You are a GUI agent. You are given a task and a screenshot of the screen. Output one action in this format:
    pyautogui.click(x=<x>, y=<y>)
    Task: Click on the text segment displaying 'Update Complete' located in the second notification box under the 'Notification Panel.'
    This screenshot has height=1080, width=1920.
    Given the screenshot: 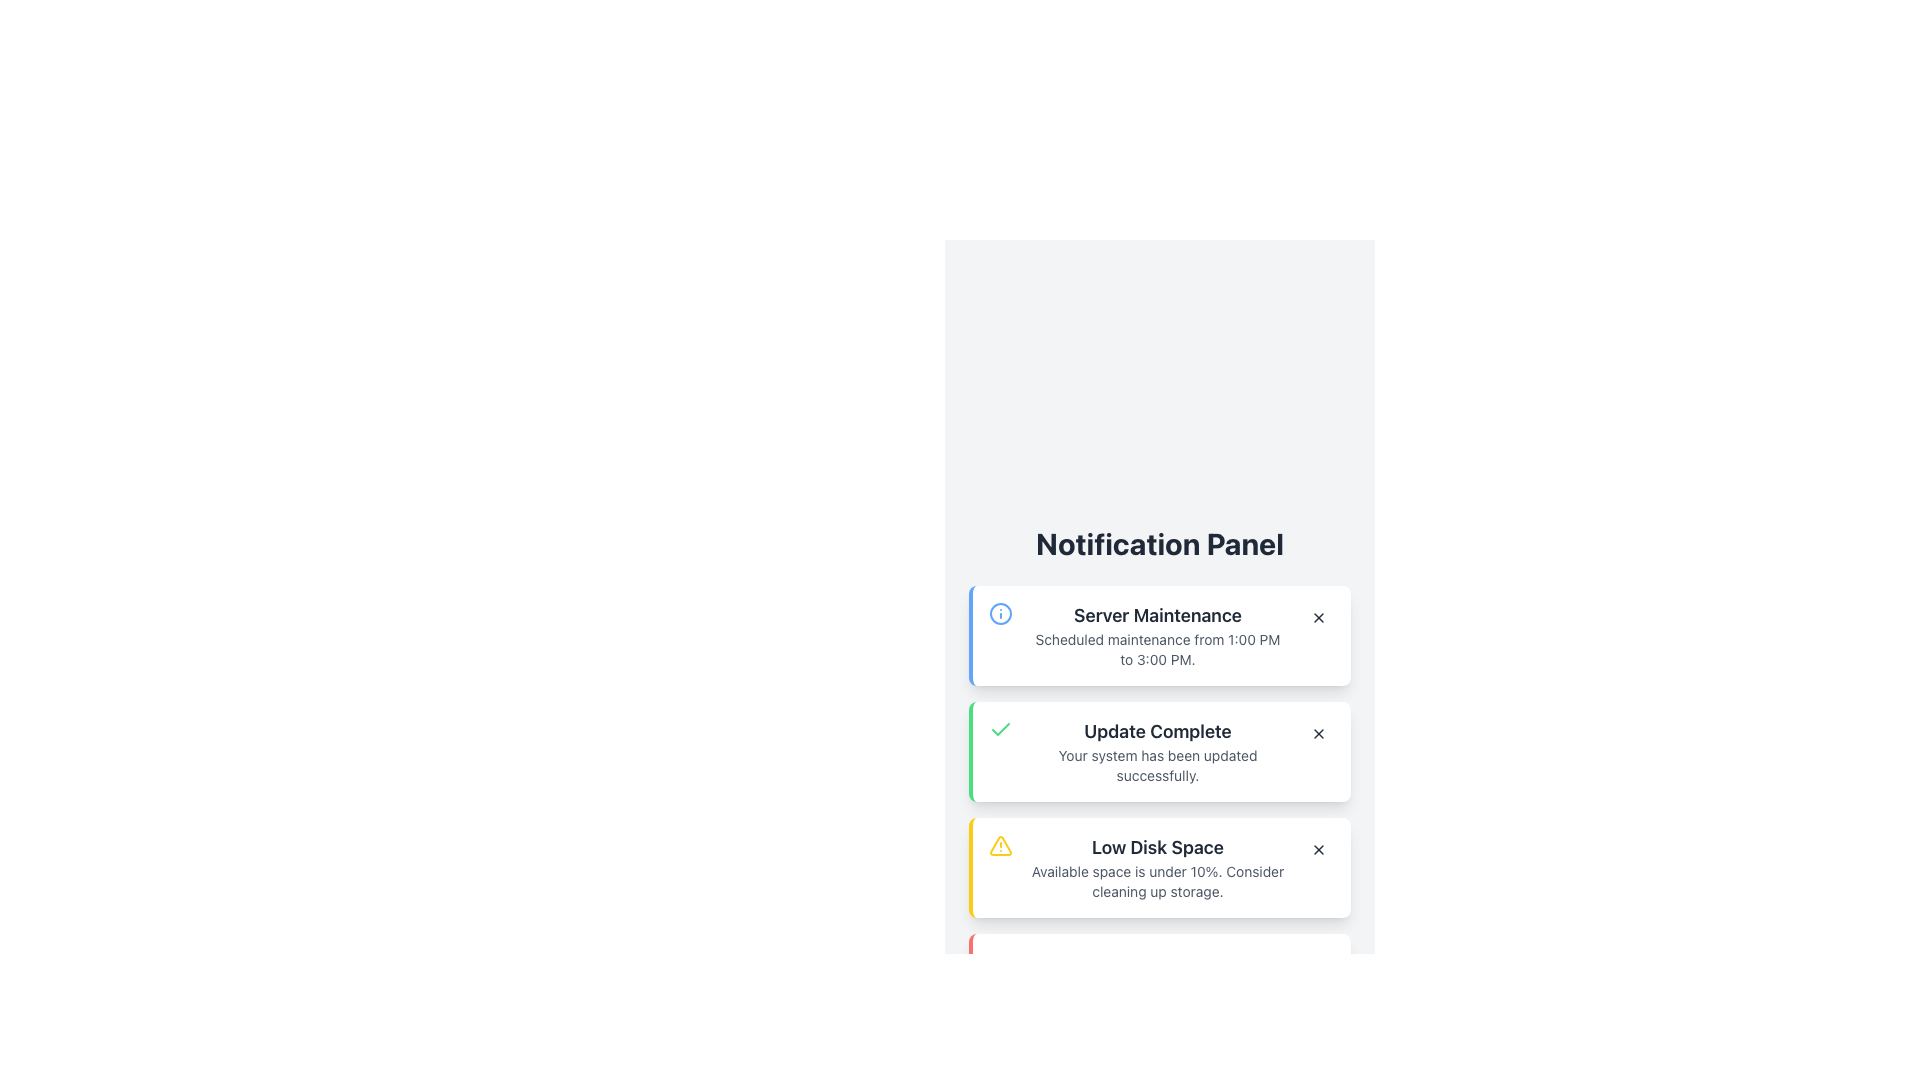 What is the action you would take?
    pyautogui.click(x=1157, y=732)
    